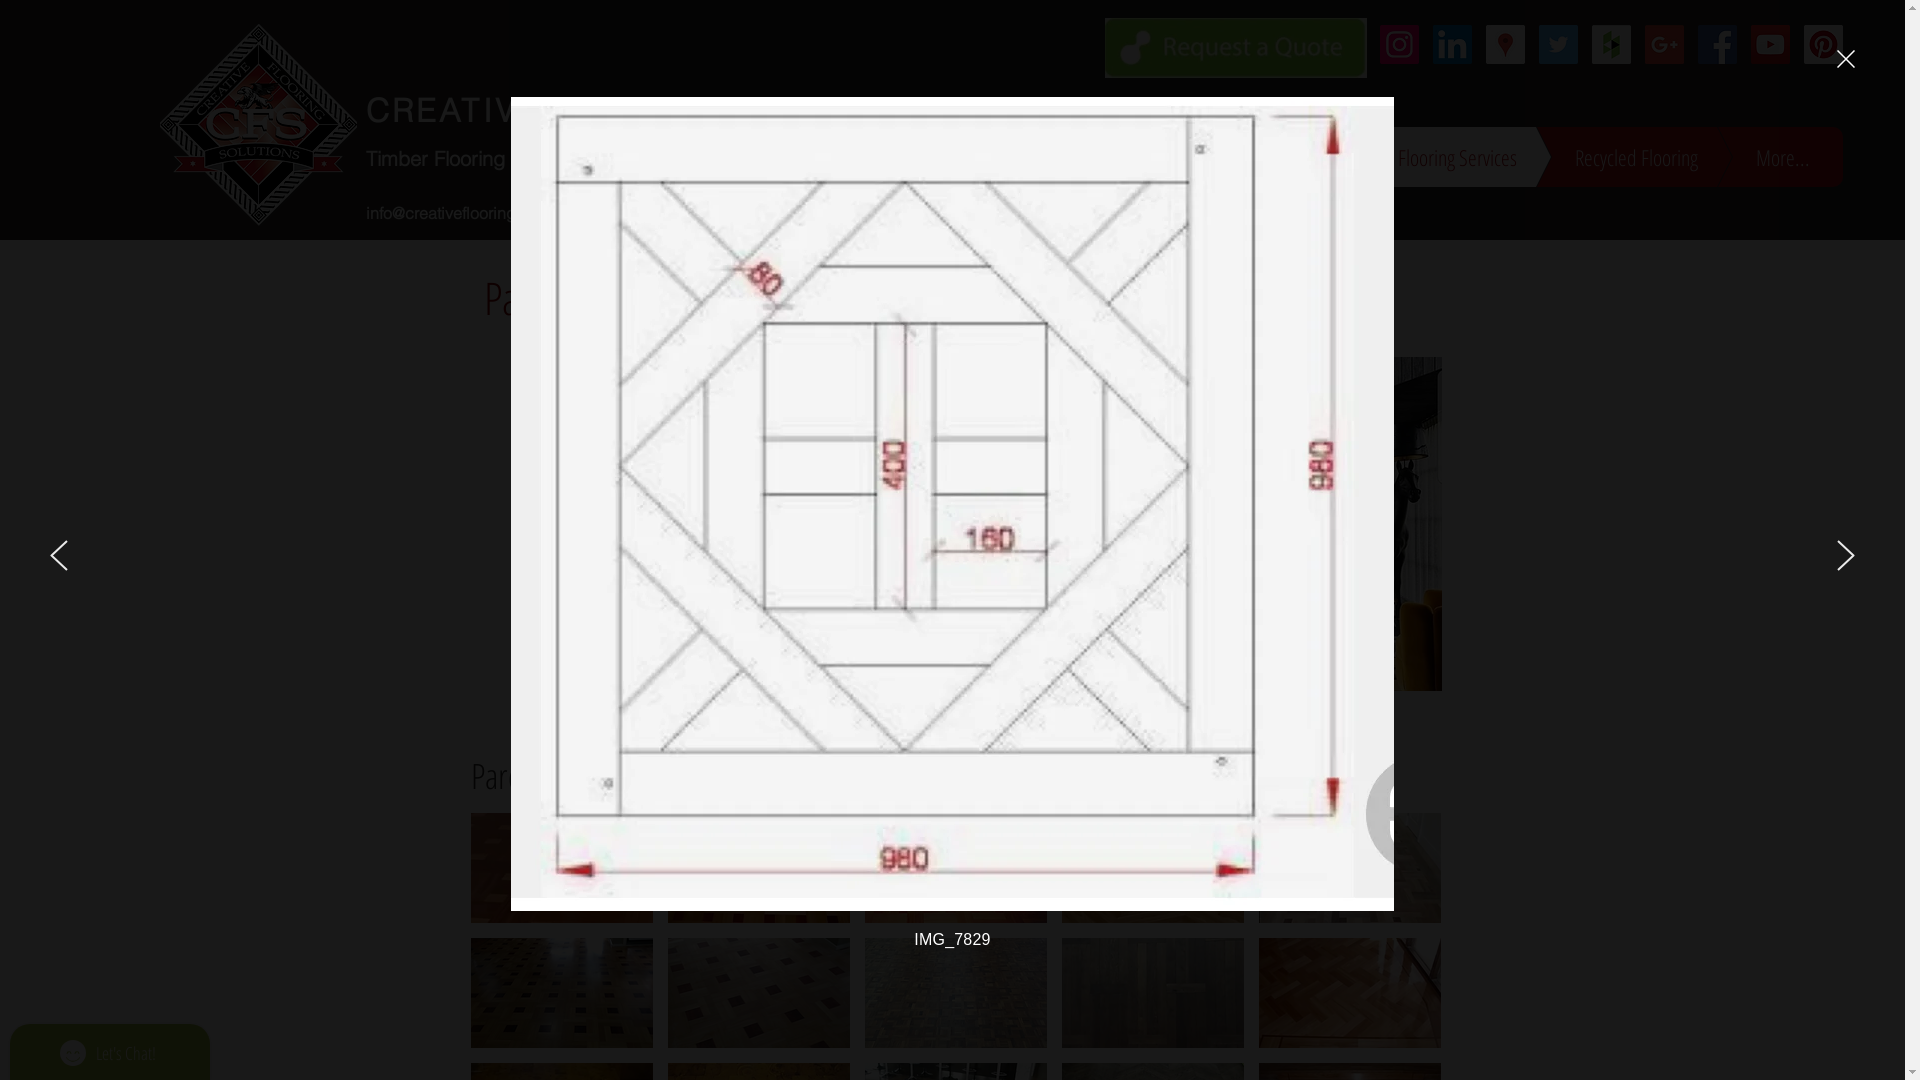 The height and width of the screenshot is (1080, 1920). Describe the element at coordinates (1304, 154) in the screenshot. I see `'Flooring Services'` at that location.